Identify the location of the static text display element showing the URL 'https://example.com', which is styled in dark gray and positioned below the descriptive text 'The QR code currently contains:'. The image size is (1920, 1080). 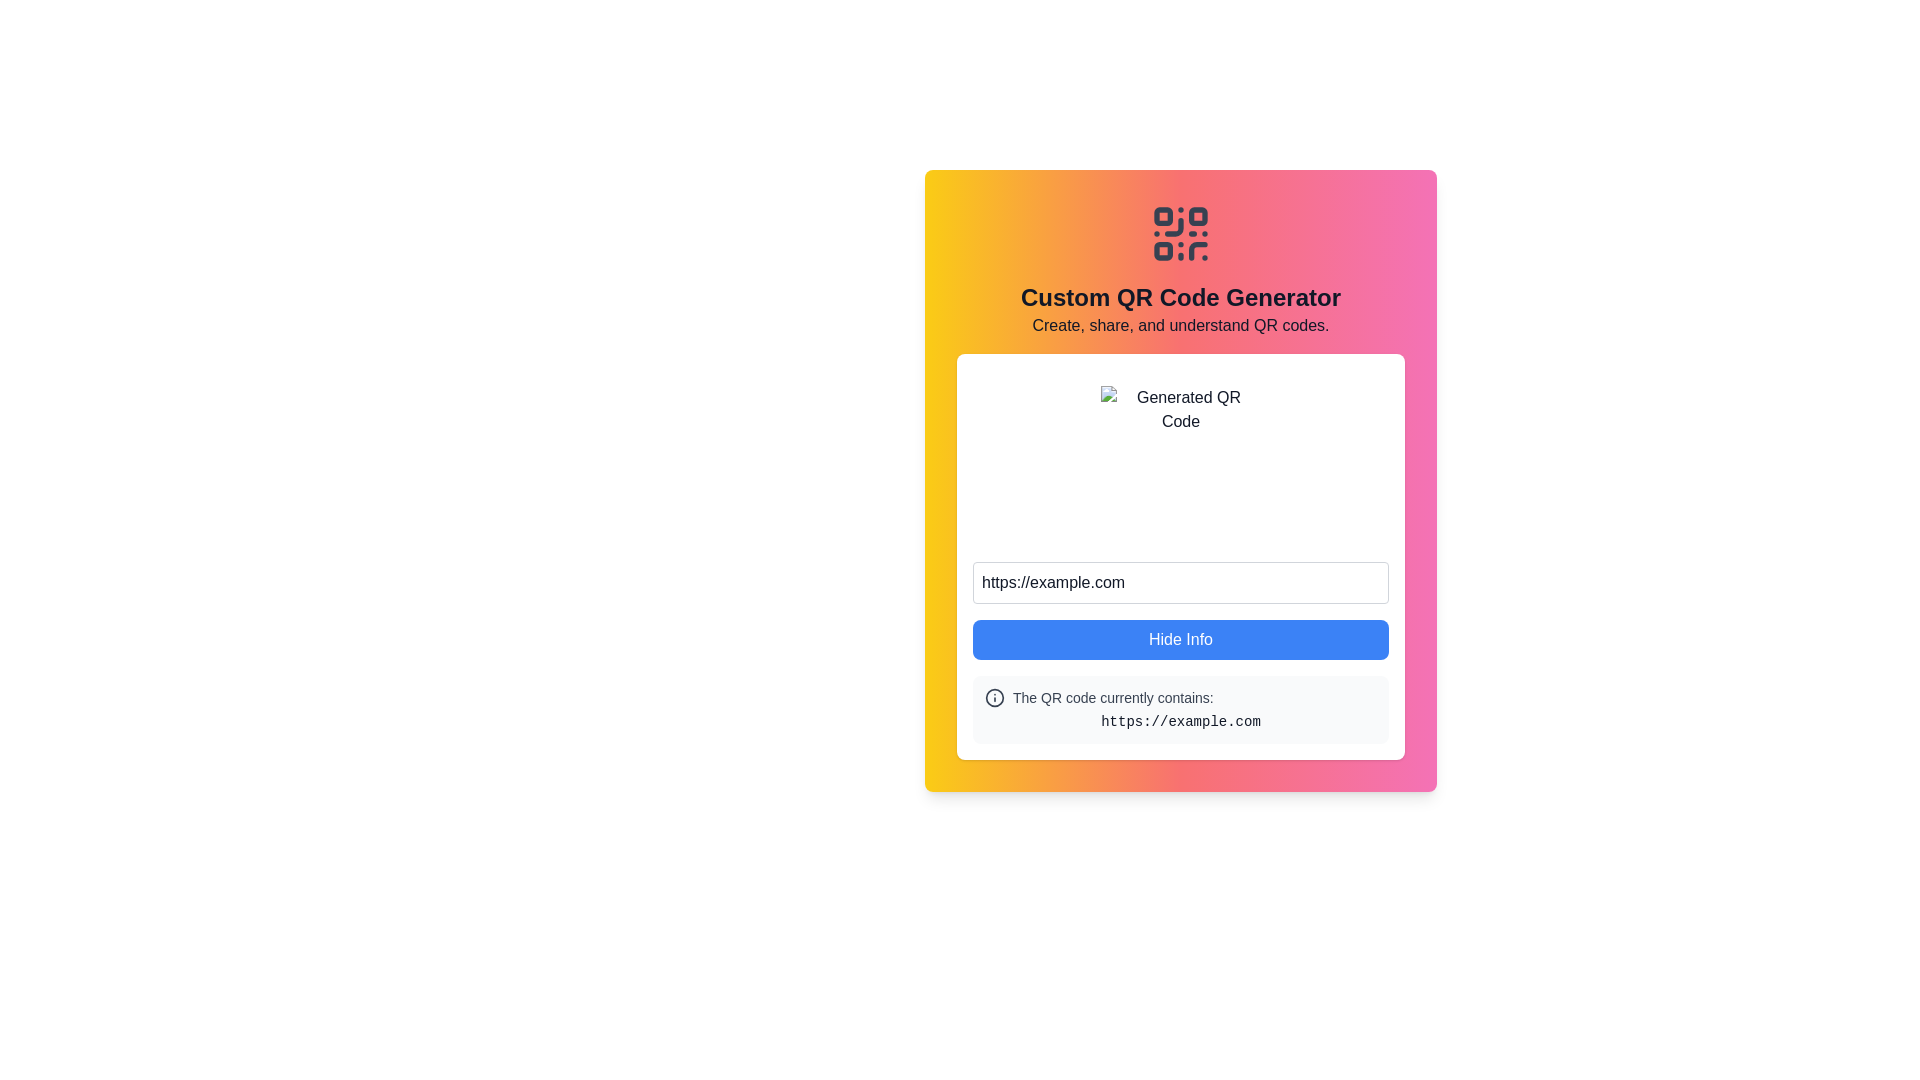
(1180, 721).